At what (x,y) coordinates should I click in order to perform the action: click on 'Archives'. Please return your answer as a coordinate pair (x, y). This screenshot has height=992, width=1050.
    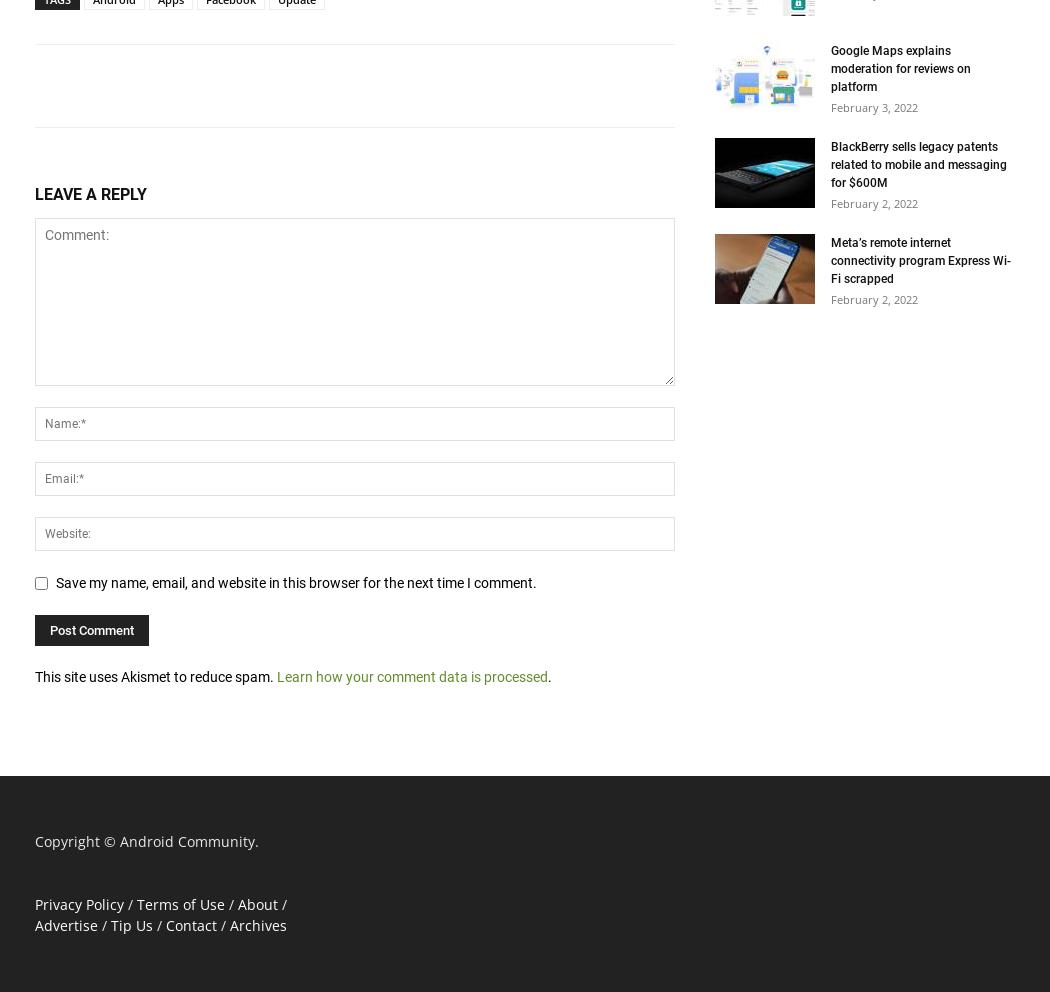
    Looking at the image, I should click on (258, 923).